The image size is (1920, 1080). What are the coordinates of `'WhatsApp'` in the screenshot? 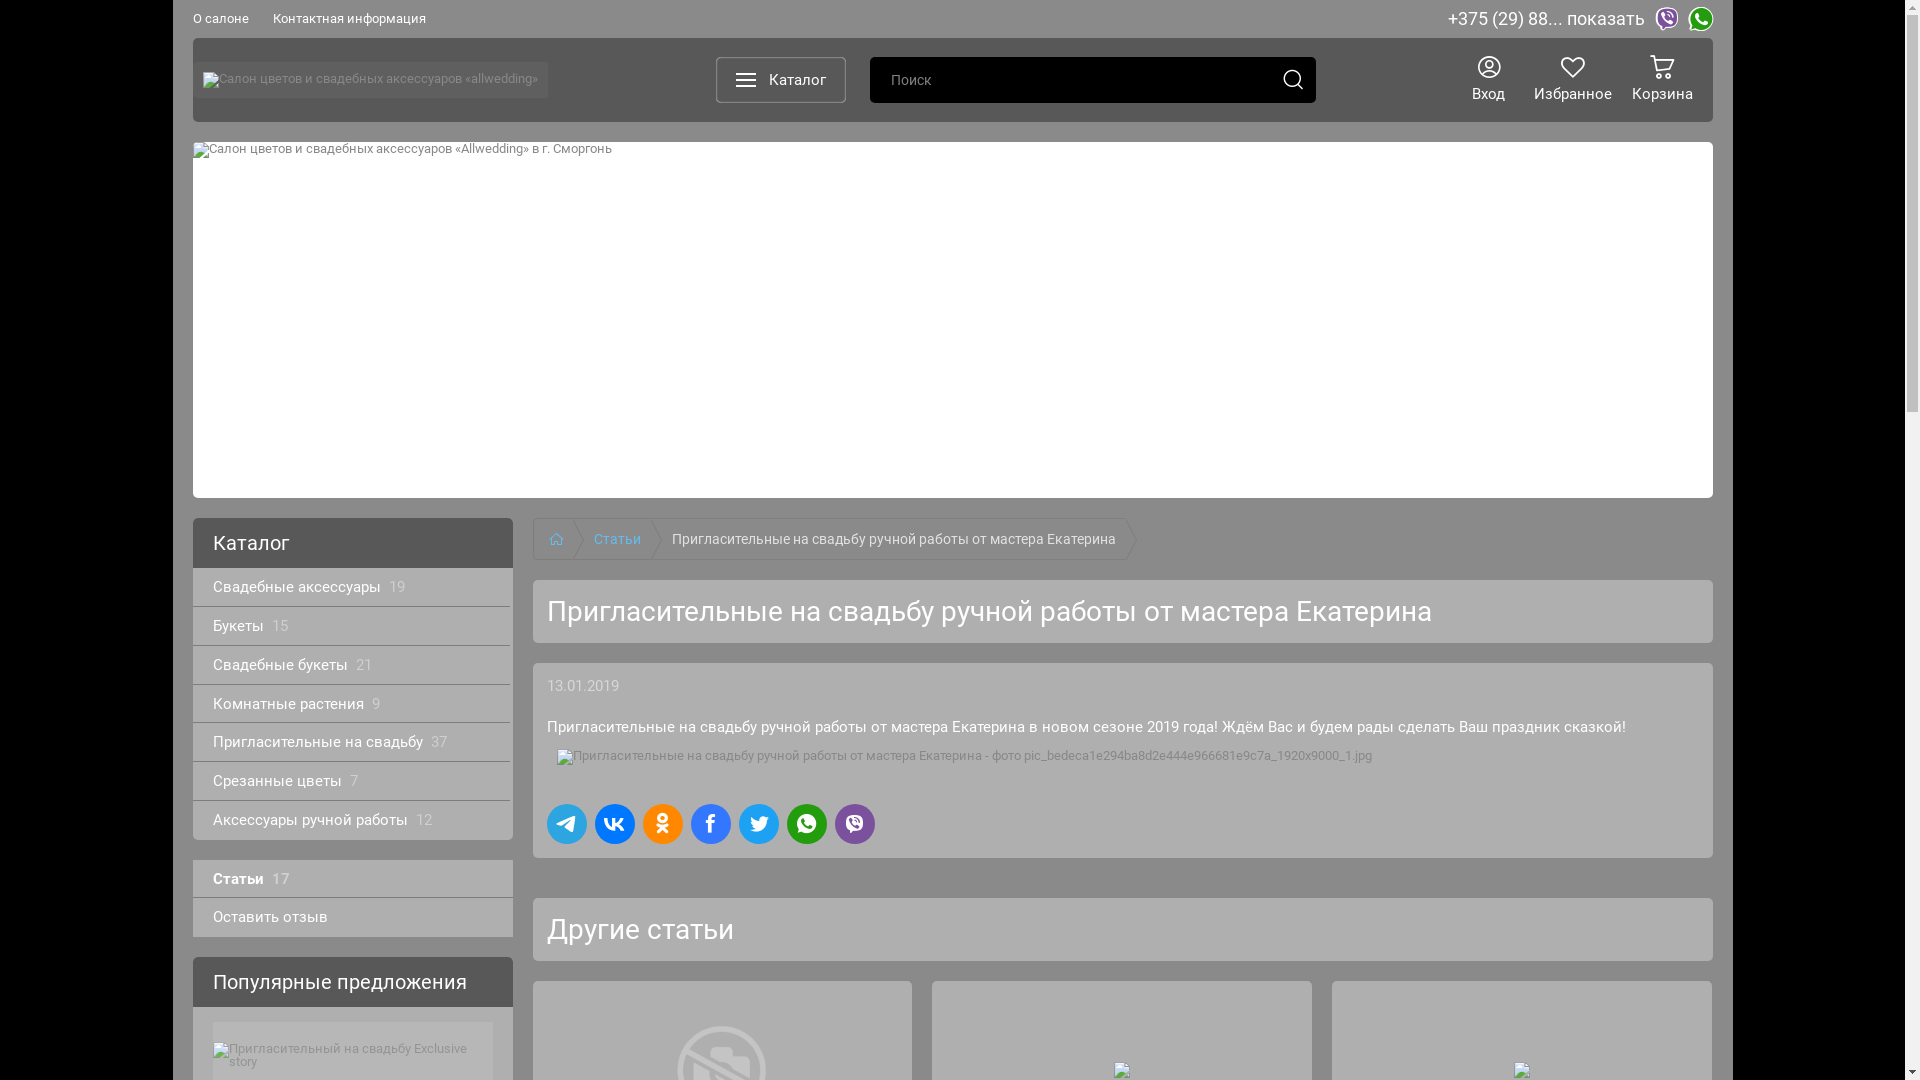 It's located at (1687, 19).